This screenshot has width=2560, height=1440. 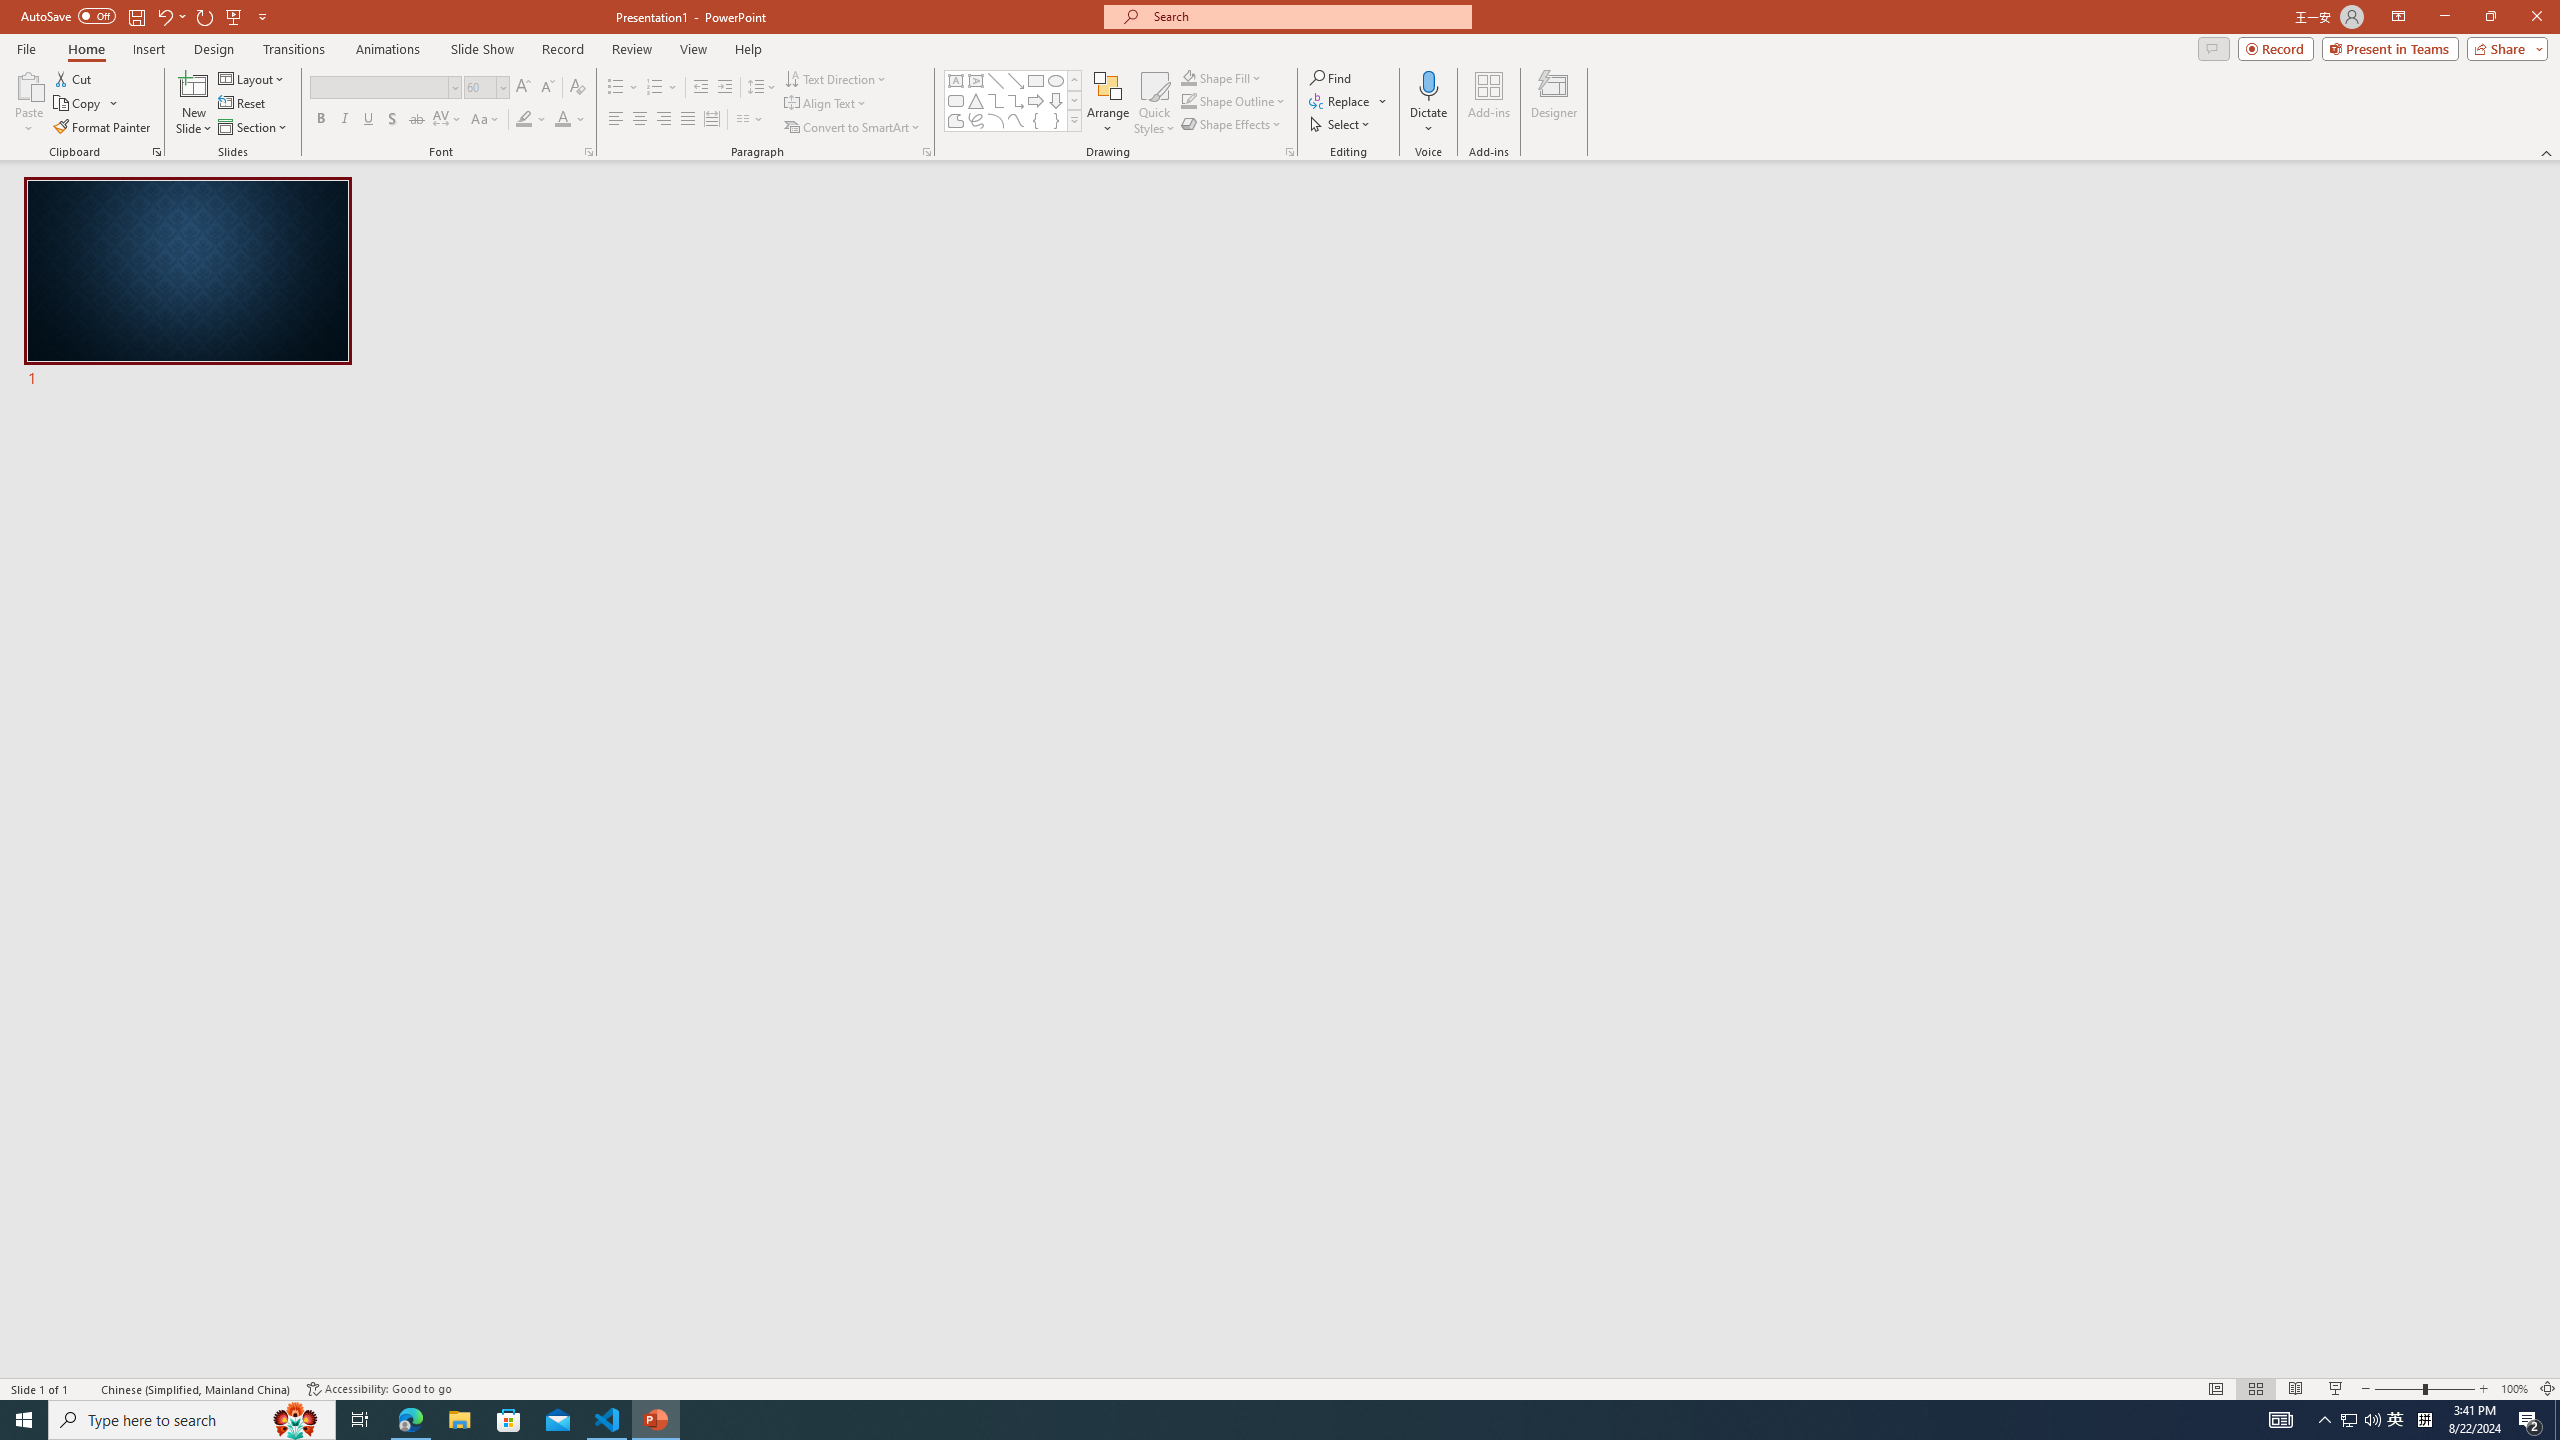 I want to click on 'Connector: Elbow', so click(x=994, y=99).